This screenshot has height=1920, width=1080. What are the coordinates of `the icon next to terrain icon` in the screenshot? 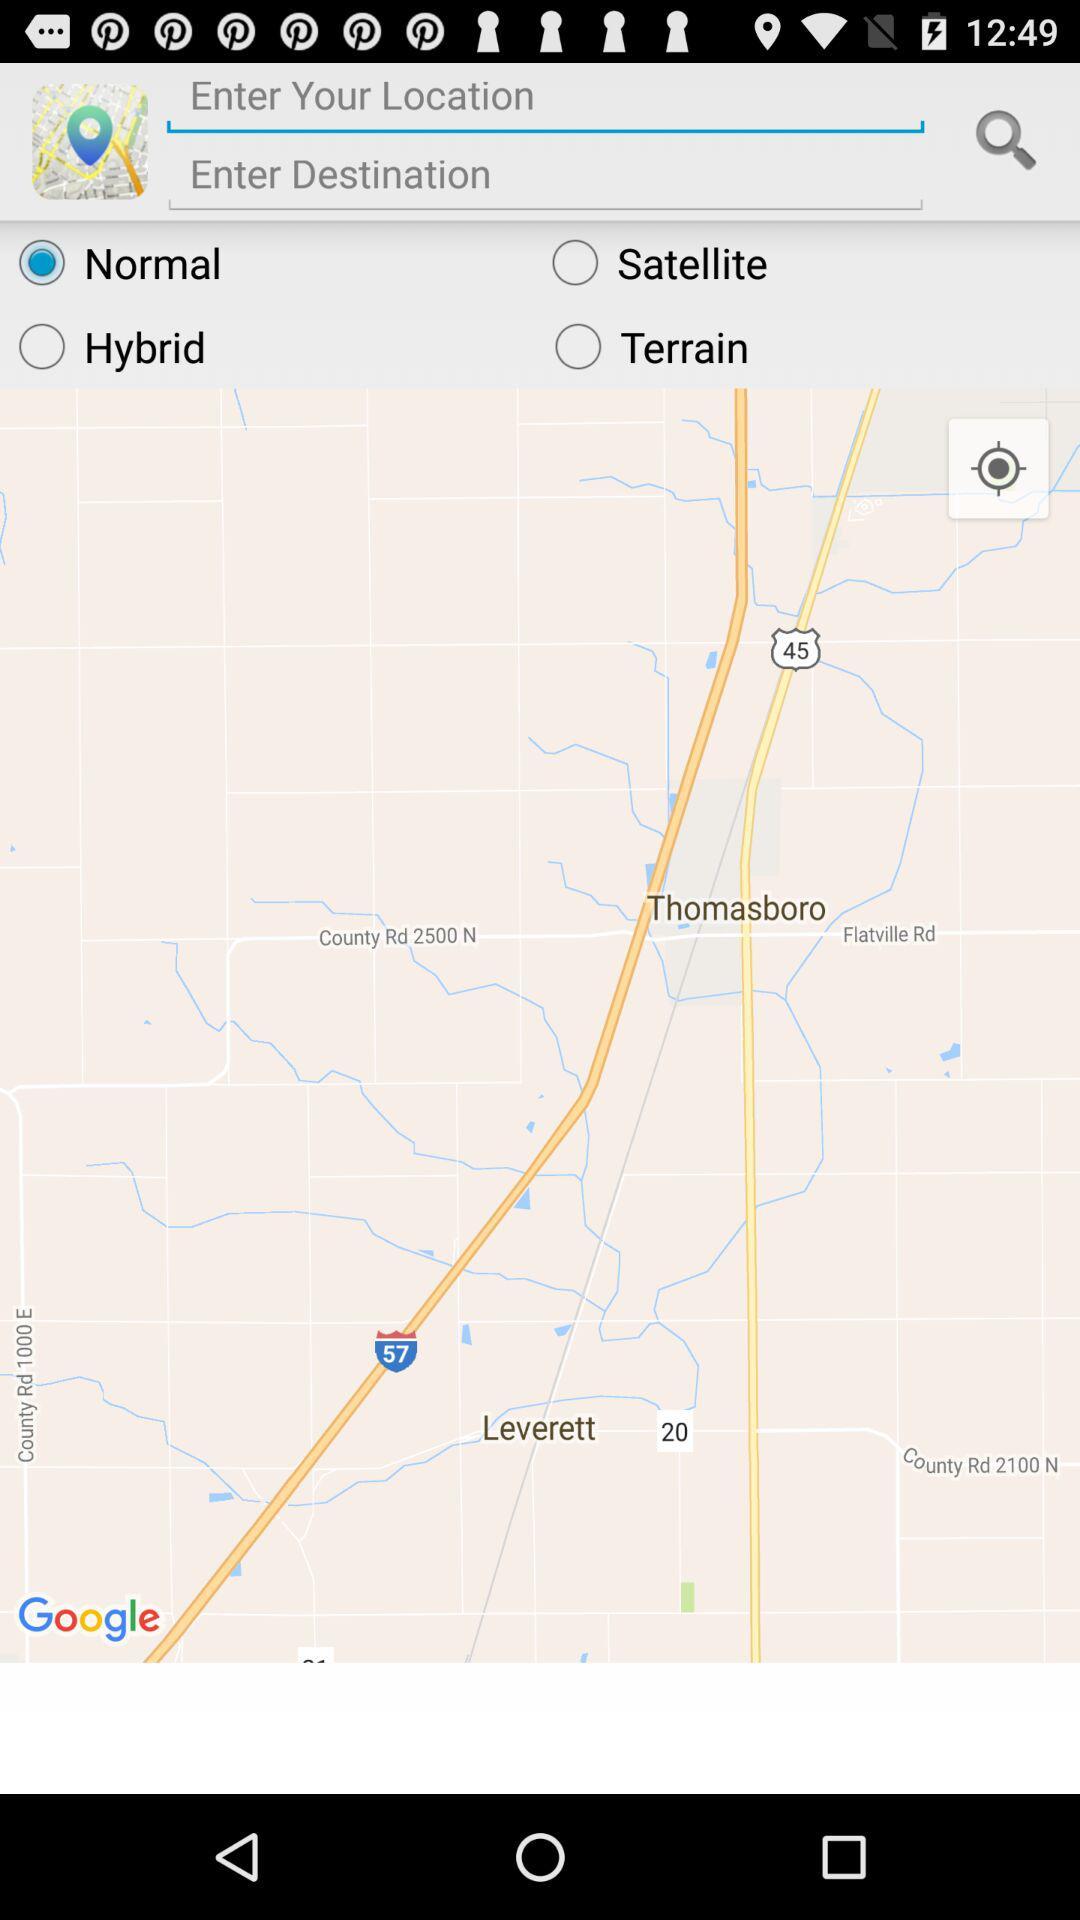 It's located at (267, 346).